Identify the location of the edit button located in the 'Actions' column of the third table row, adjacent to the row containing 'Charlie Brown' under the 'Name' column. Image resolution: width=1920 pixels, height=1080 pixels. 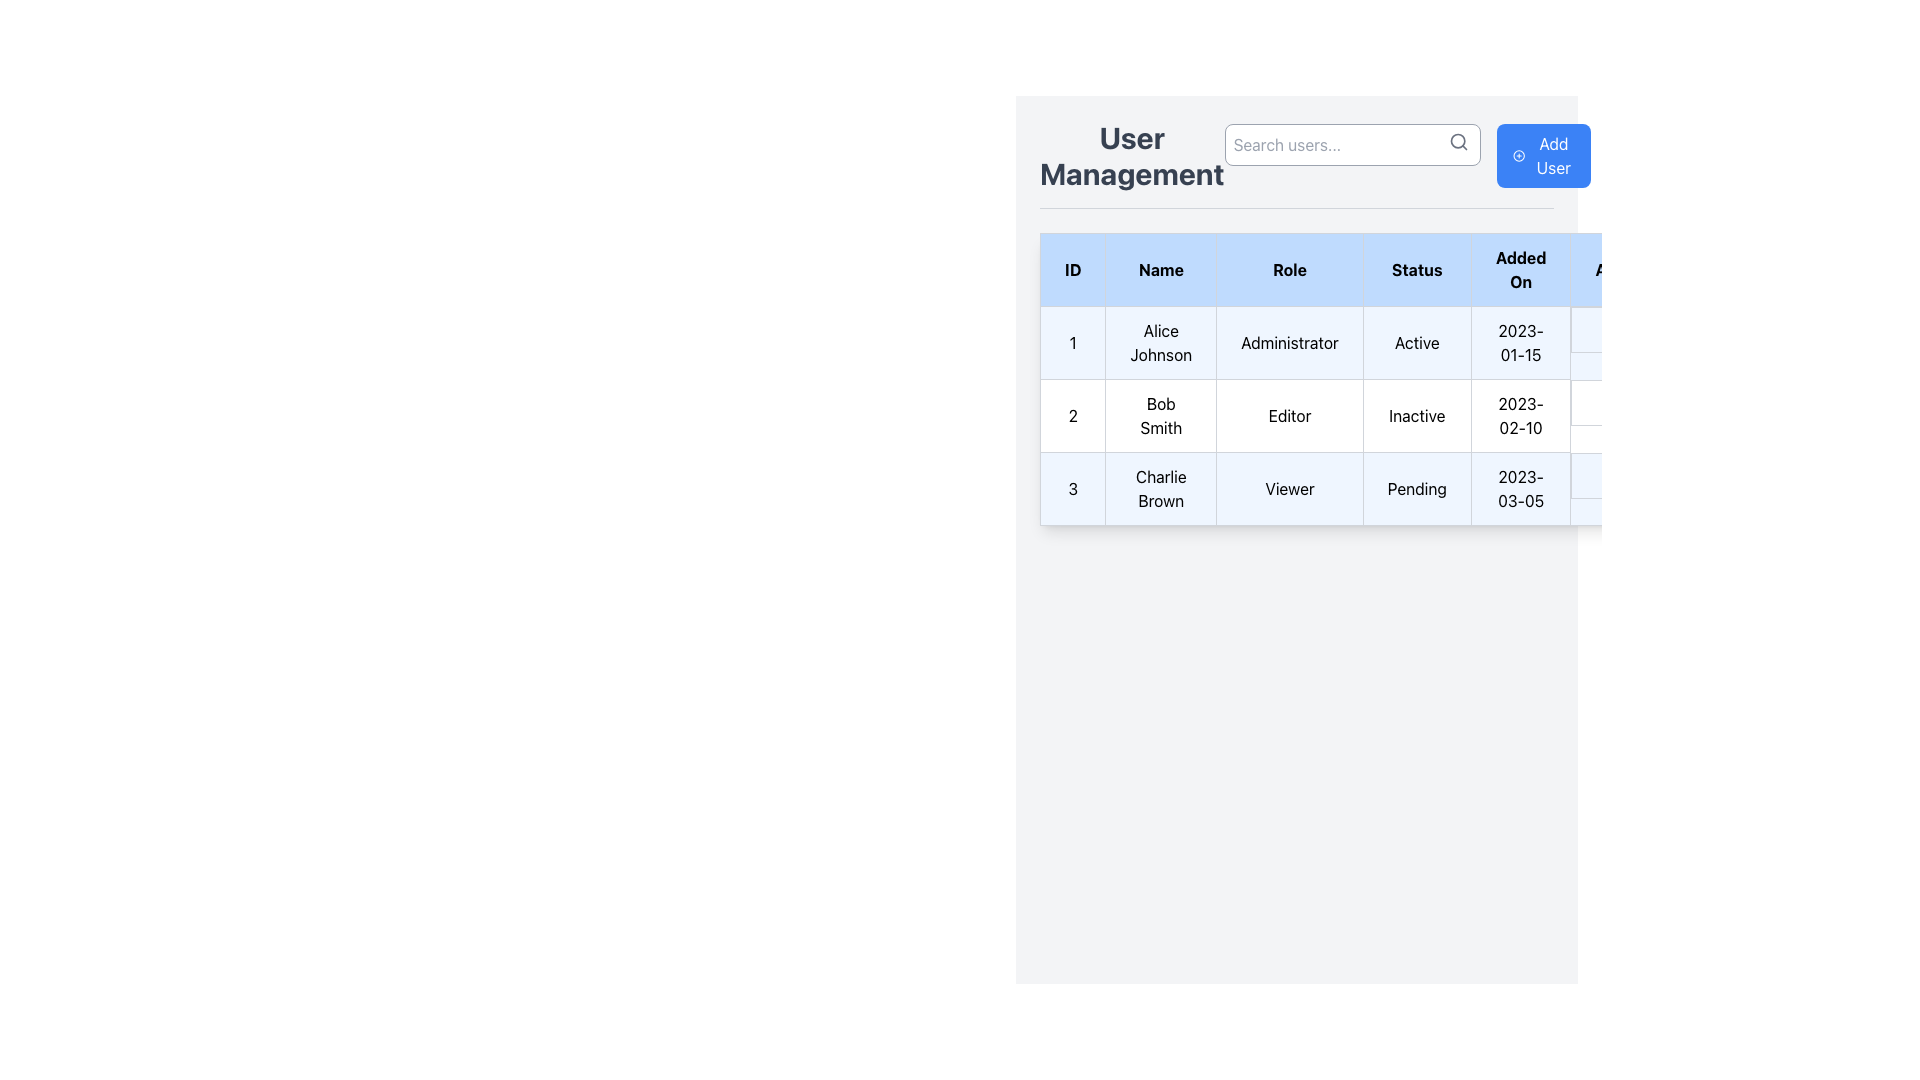
(1610, 475).